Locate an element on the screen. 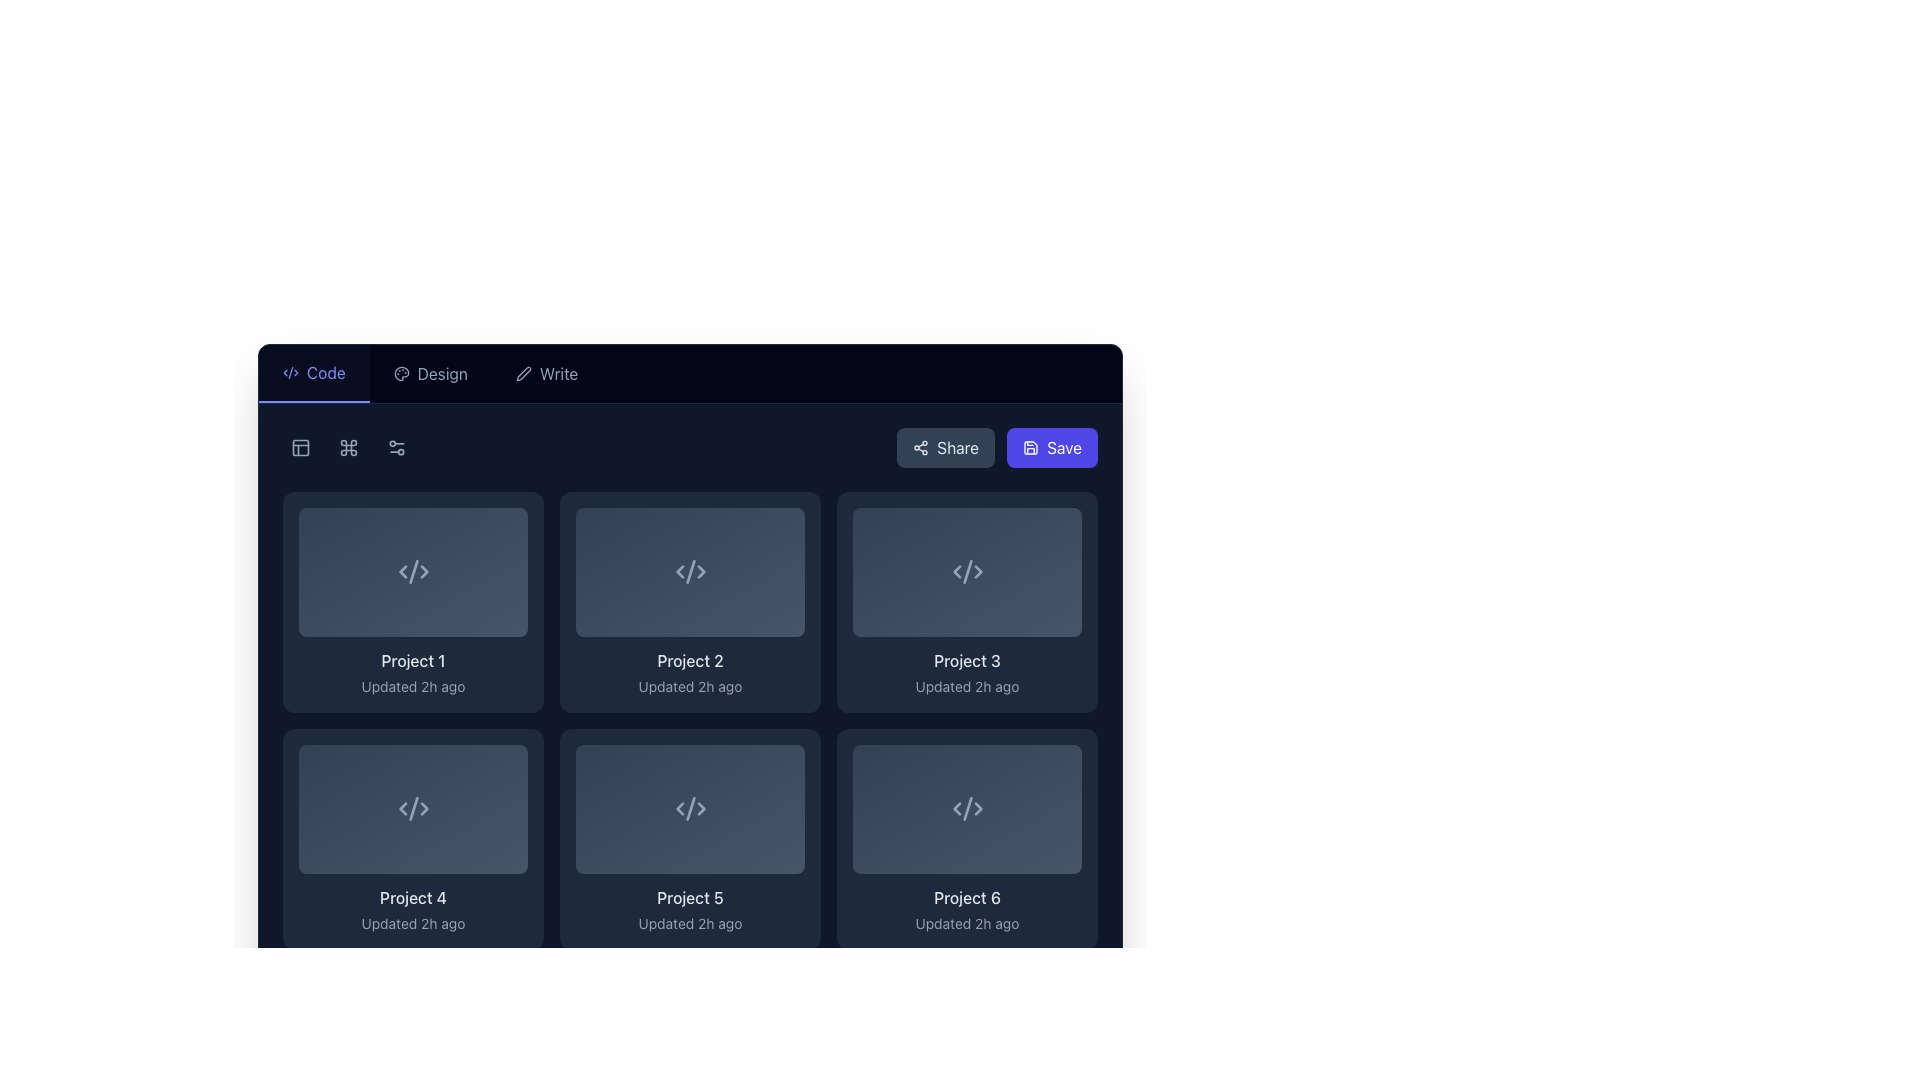  the second icon in the group of three, characterized by a four-circle clover design is located at coordinates (349, 446).